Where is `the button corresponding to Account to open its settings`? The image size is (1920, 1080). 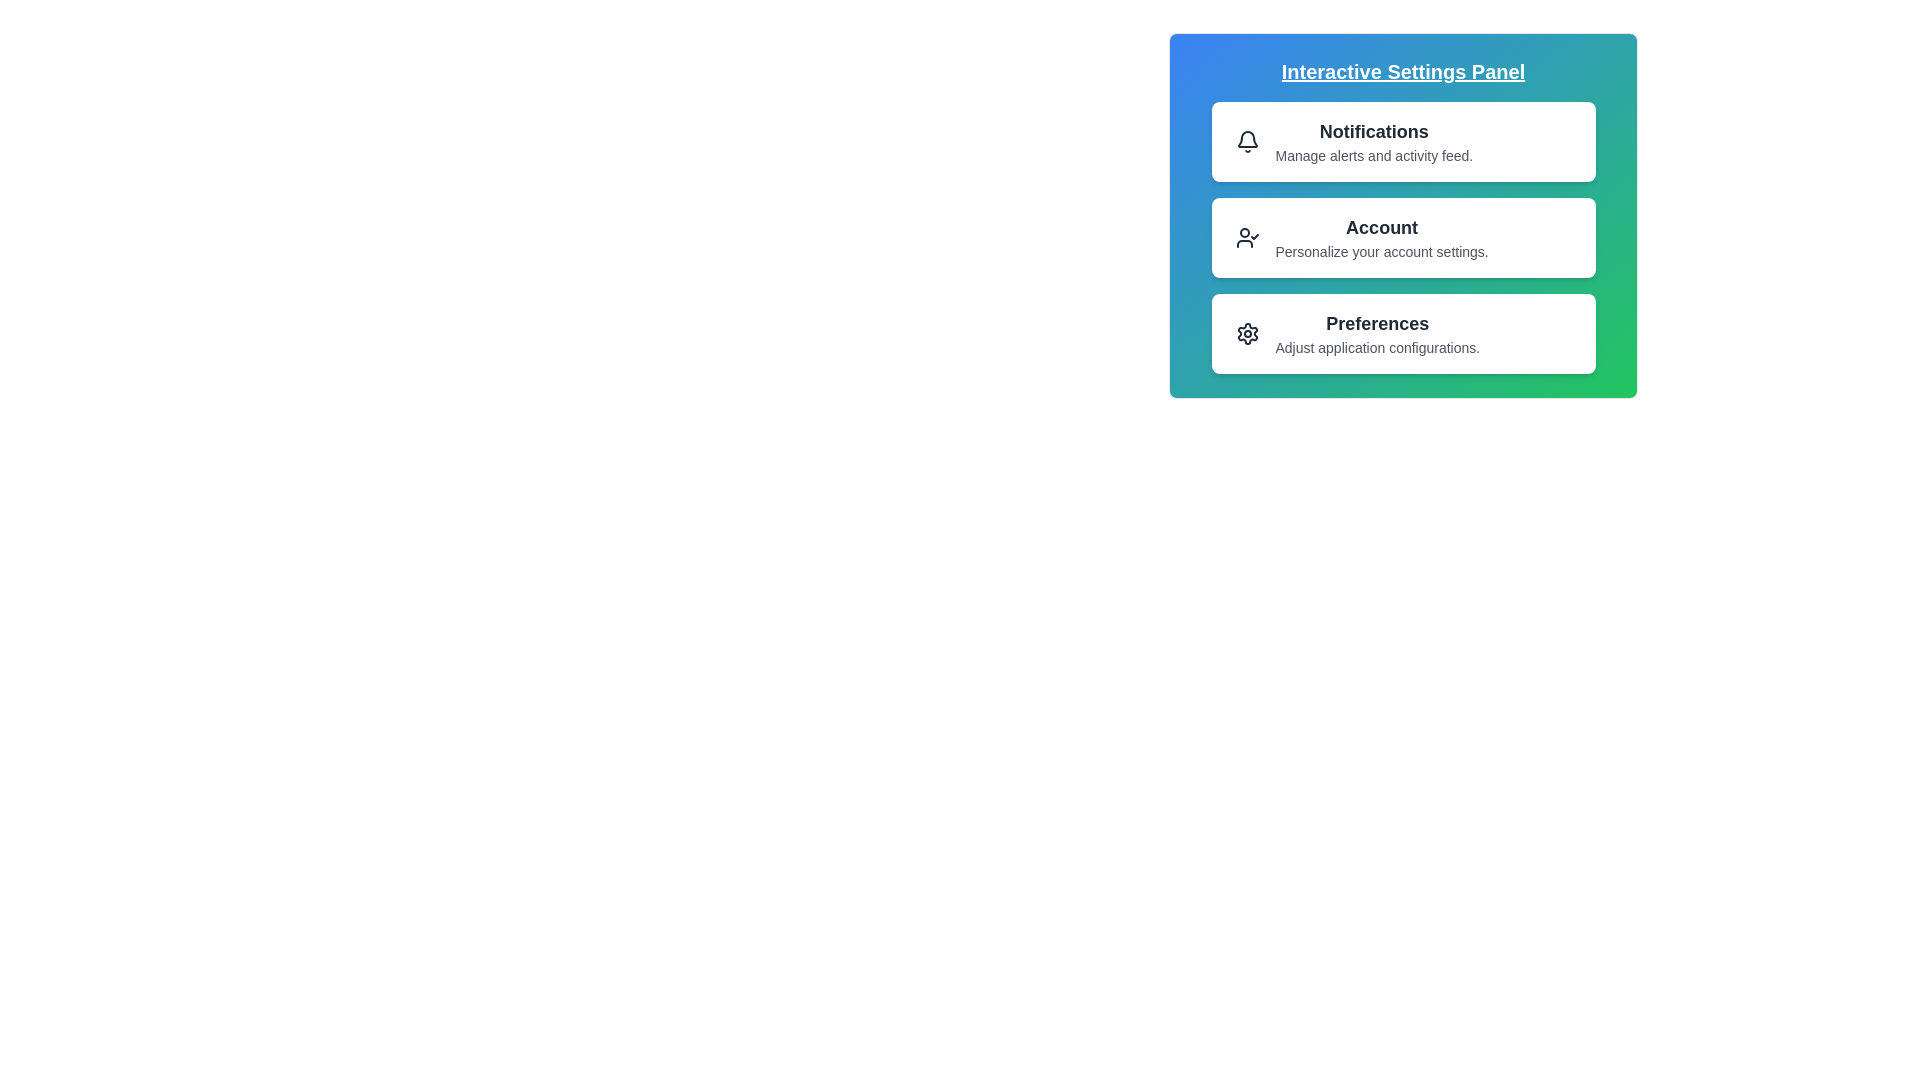 the button corresponding to Account to open its settings is located at coordinates (1402, 237).